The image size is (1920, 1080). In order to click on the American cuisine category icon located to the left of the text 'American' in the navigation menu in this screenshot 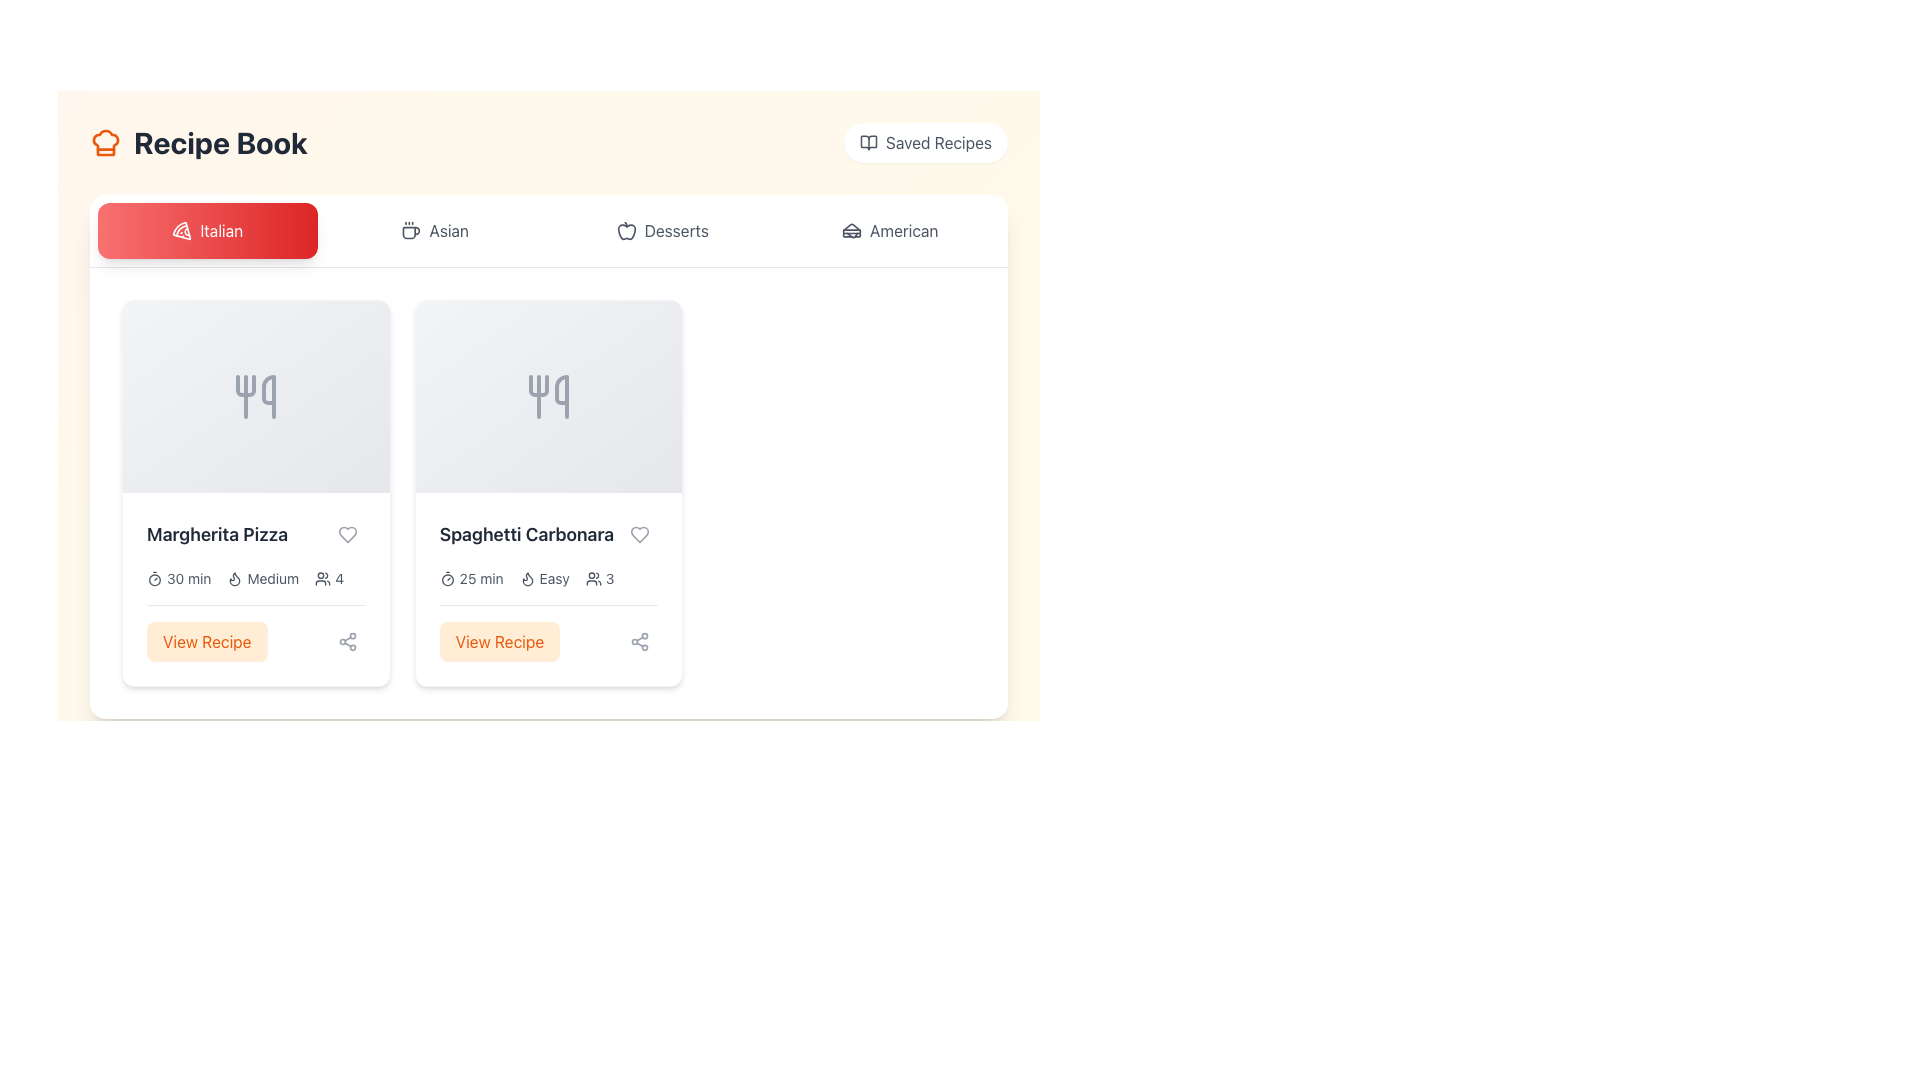, I will do `click(851, 230)`.